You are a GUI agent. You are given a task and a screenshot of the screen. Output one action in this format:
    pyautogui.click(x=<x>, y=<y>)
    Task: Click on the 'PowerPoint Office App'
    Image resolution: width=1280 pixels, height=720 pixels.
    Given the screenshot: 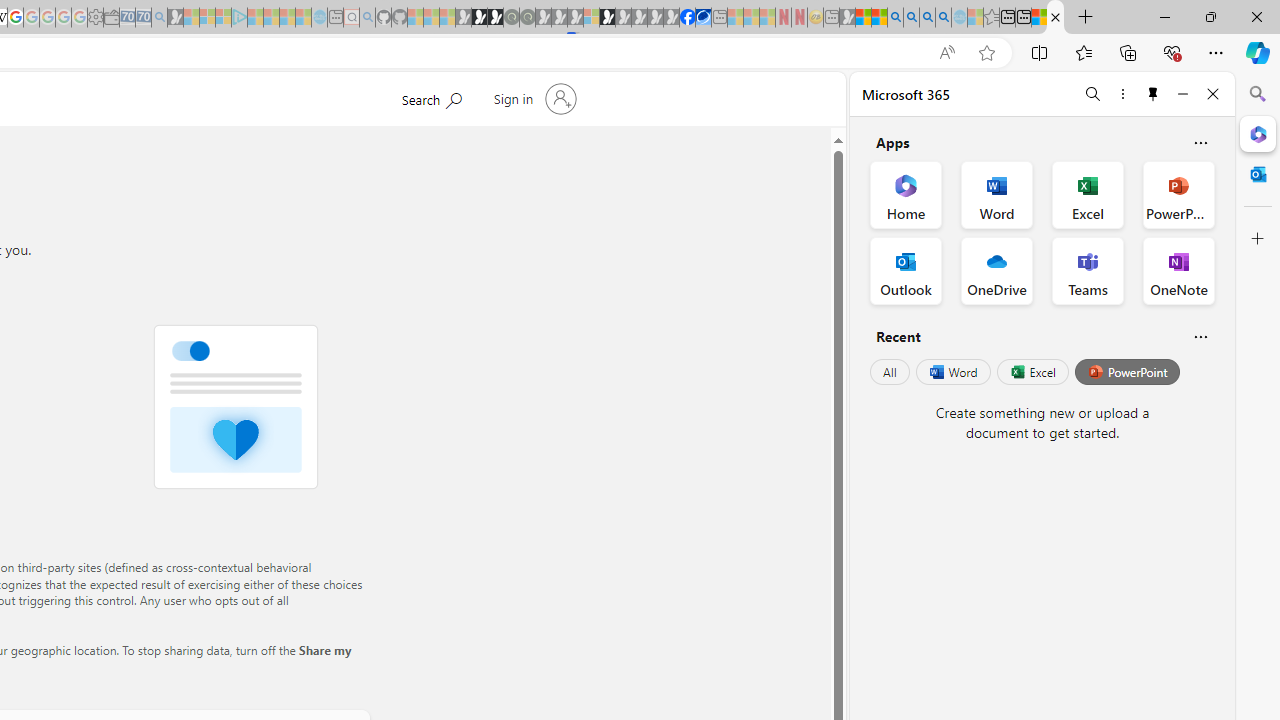 What is the action you would take?
    pyautogui.click(x=1178, y=195)
    